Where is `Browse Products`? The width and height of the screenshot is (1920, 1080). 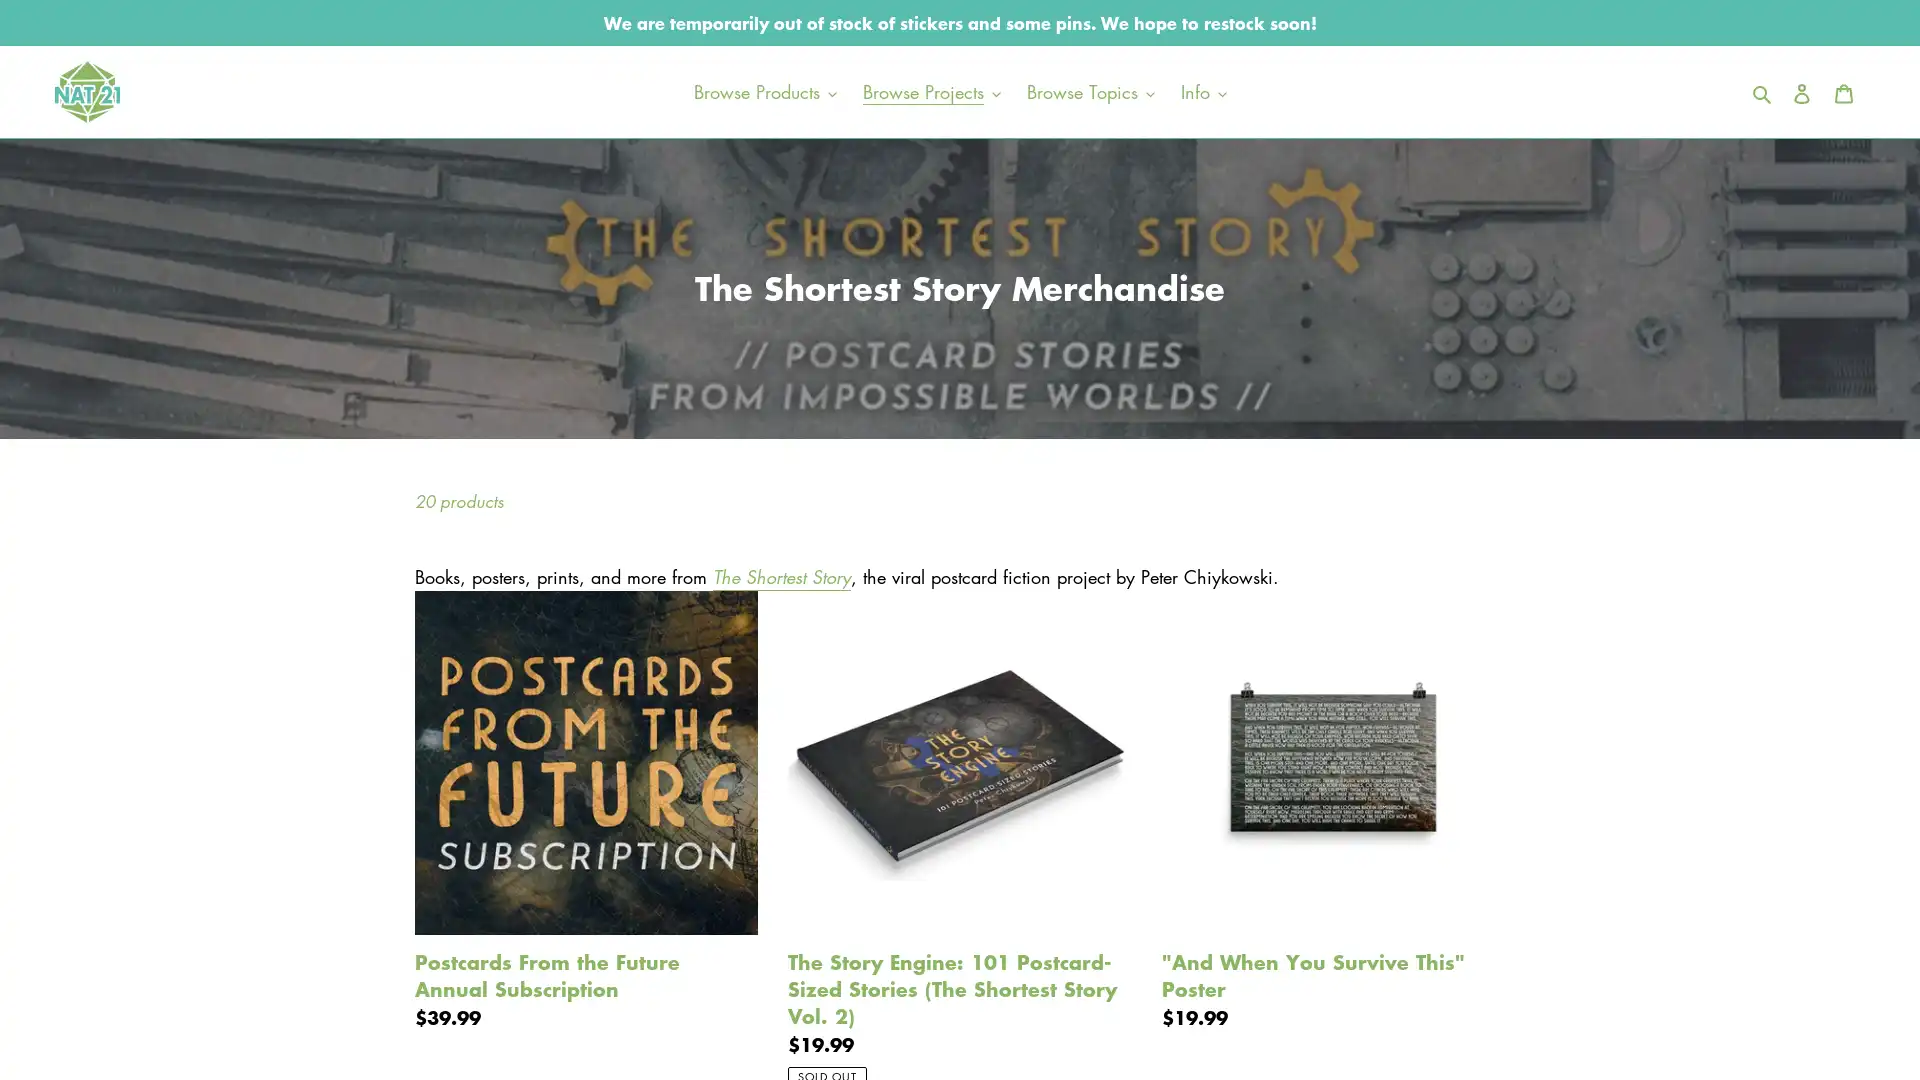
Browse Products is located at coordinates (763, 91).